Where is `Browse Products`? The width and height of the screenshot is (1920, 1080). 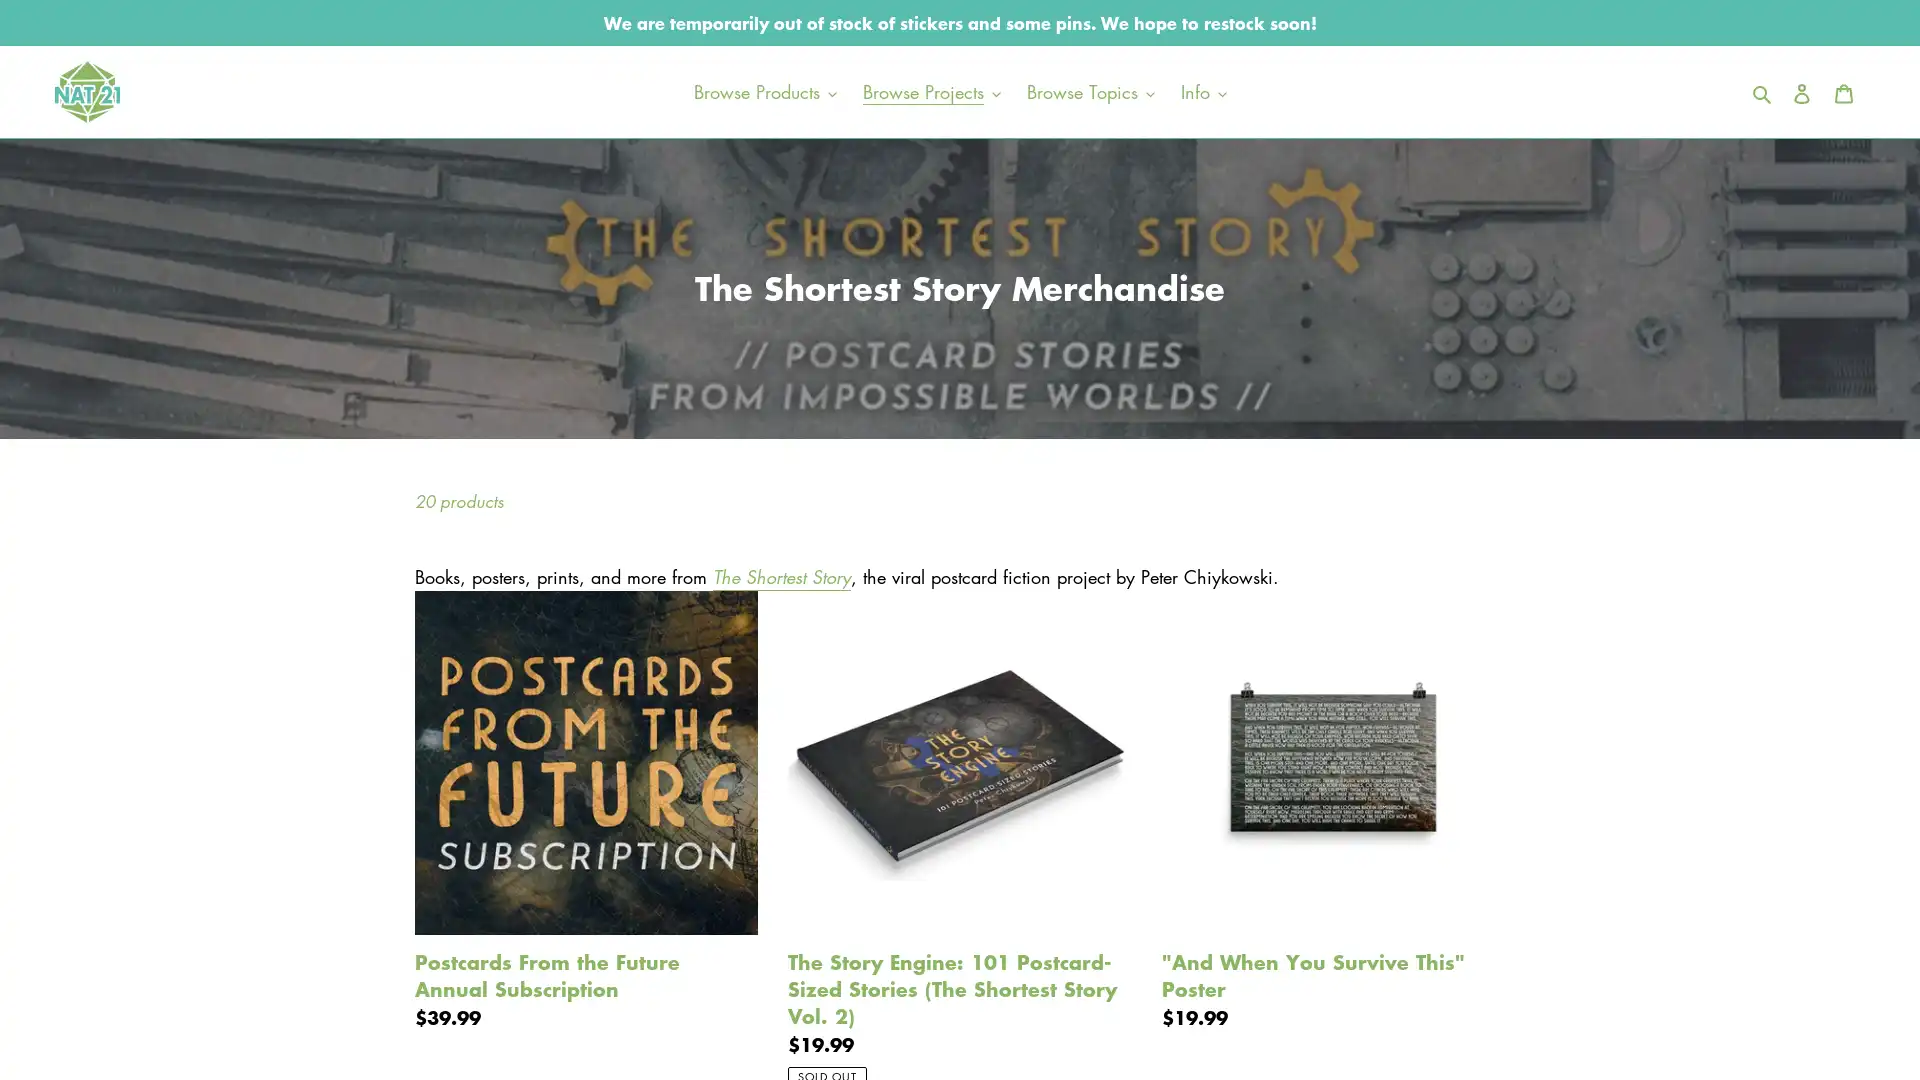
Browse Products is located at coordinates (763, 91).